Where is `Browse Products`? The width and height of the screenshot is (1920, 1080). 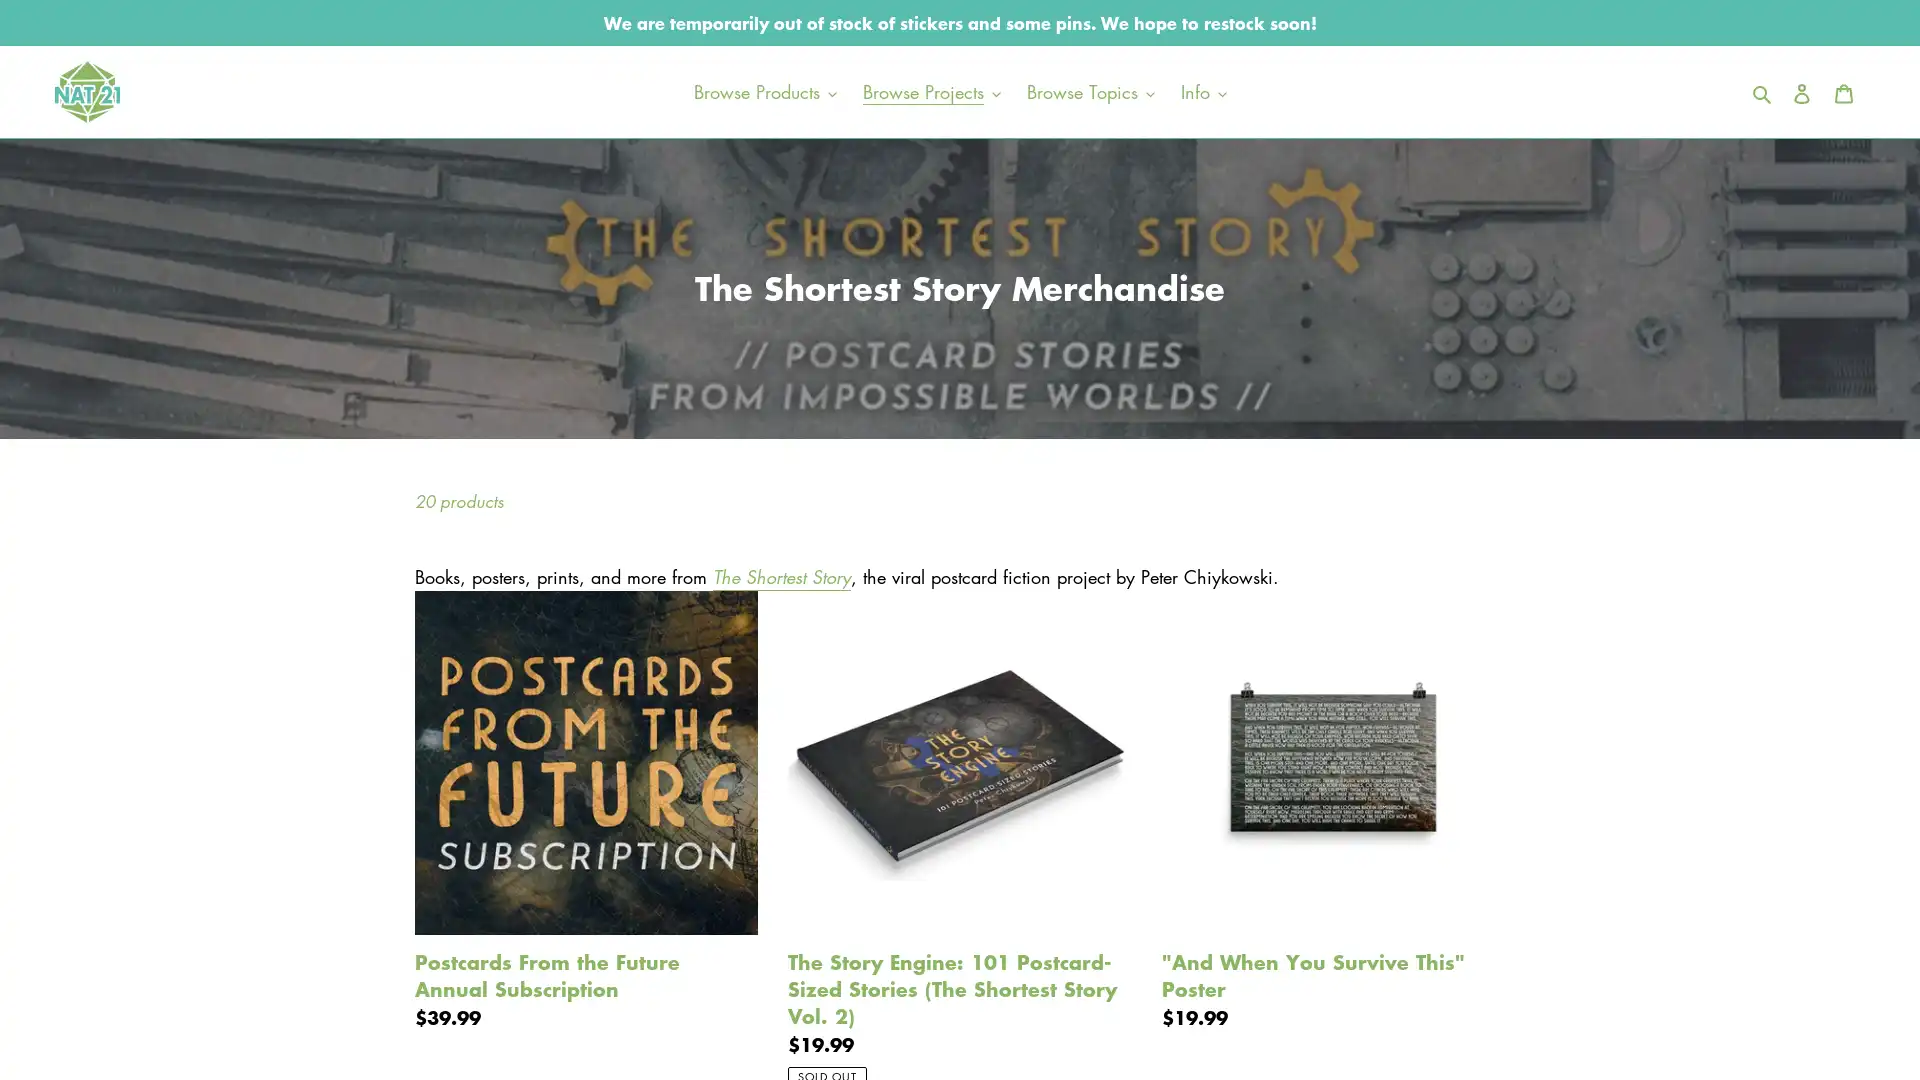
Browse Products is located at coordinates (763, 91).